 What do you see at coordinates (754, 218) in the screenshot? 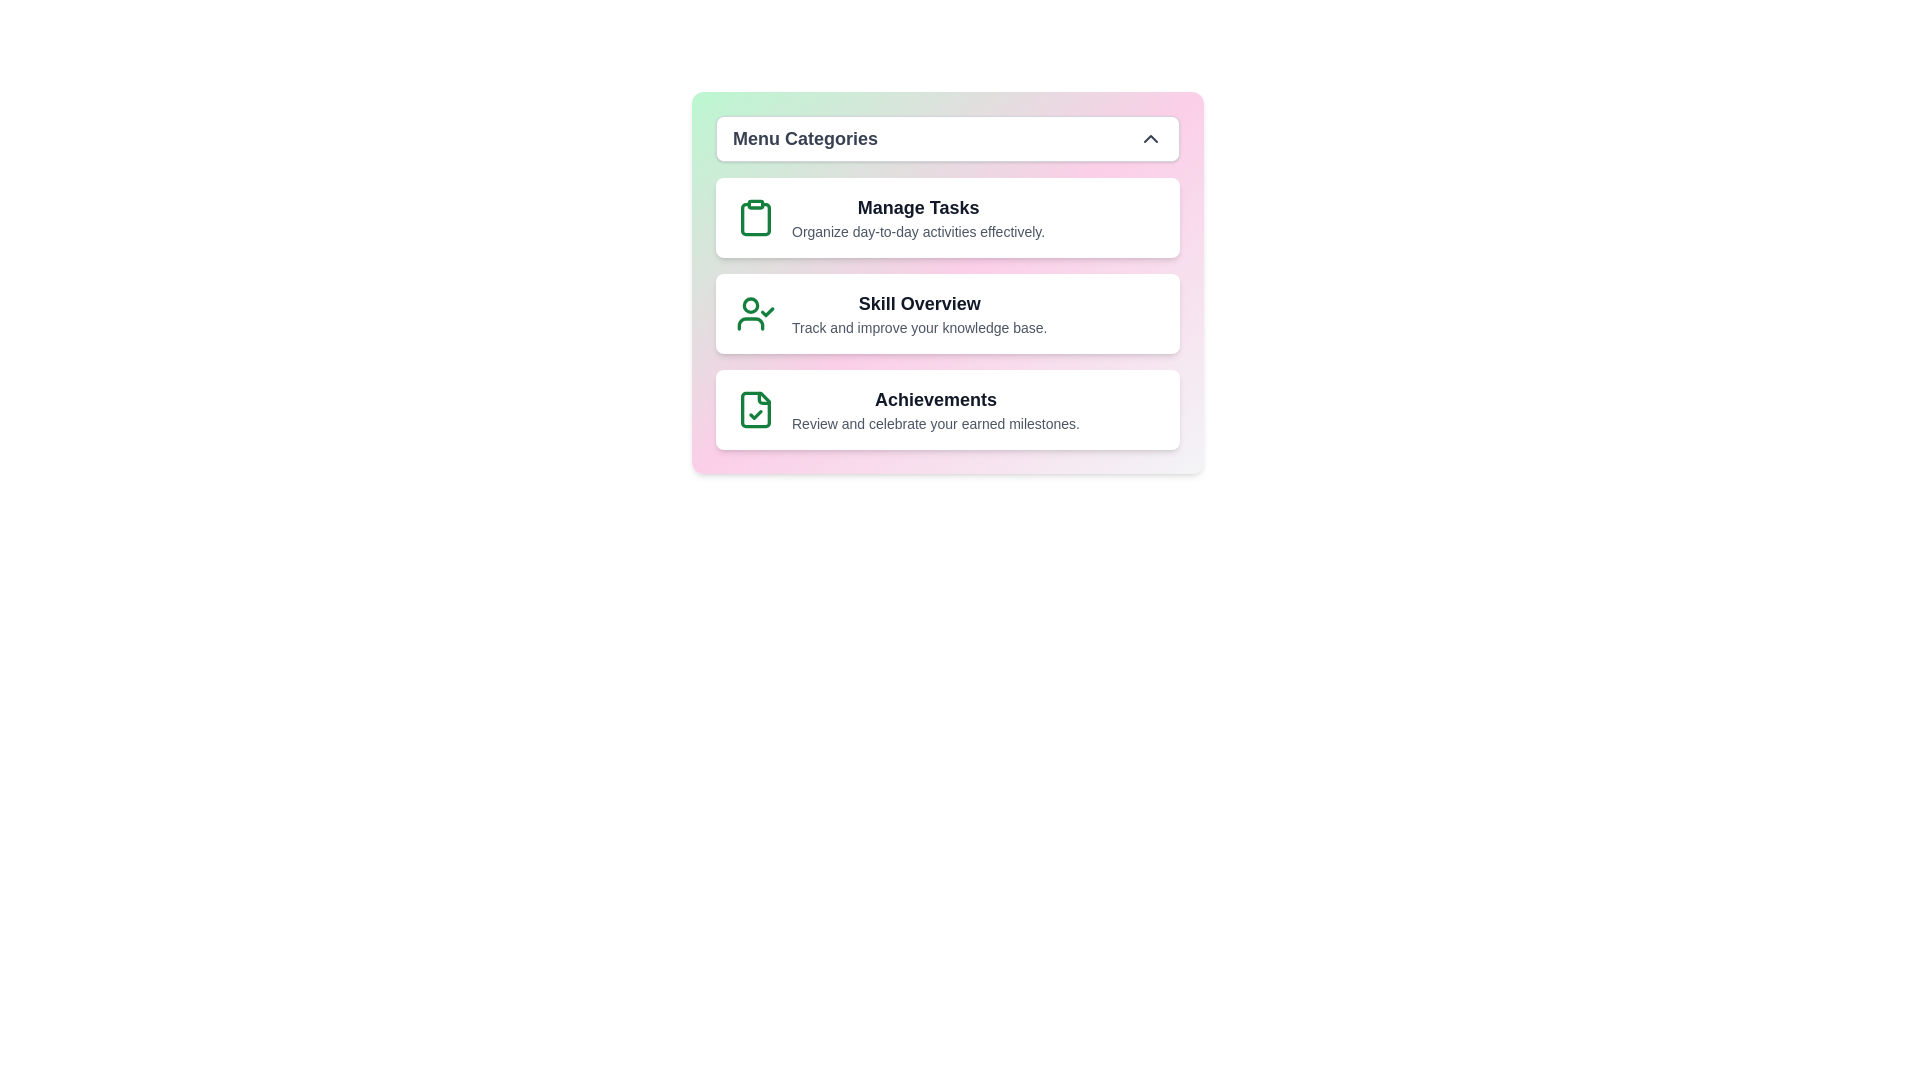
I see `the icon associated with the Manage Tasks category` at bounding box center [754, 218].